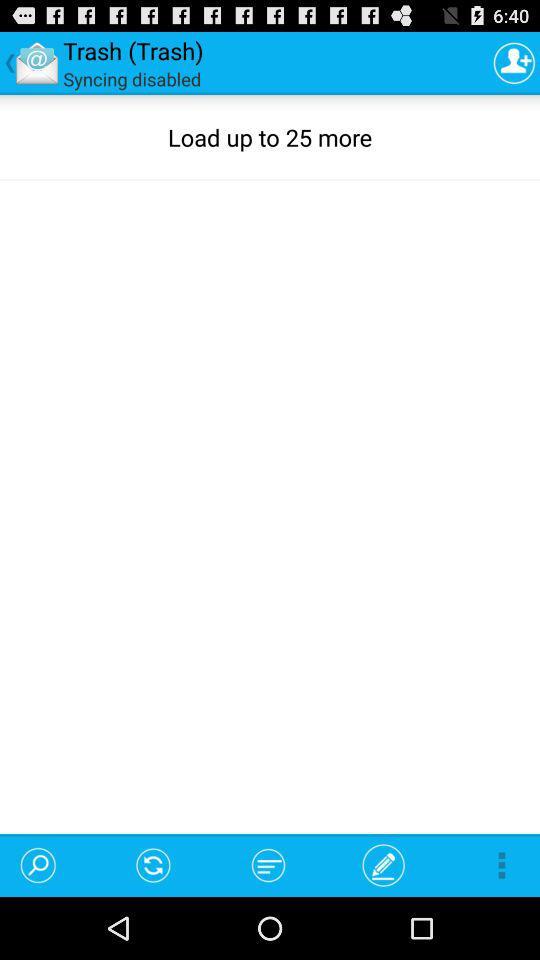  Describe the element at coordinates (268, 864) in the screenshot. I see `the icon at the bottom` at that location.